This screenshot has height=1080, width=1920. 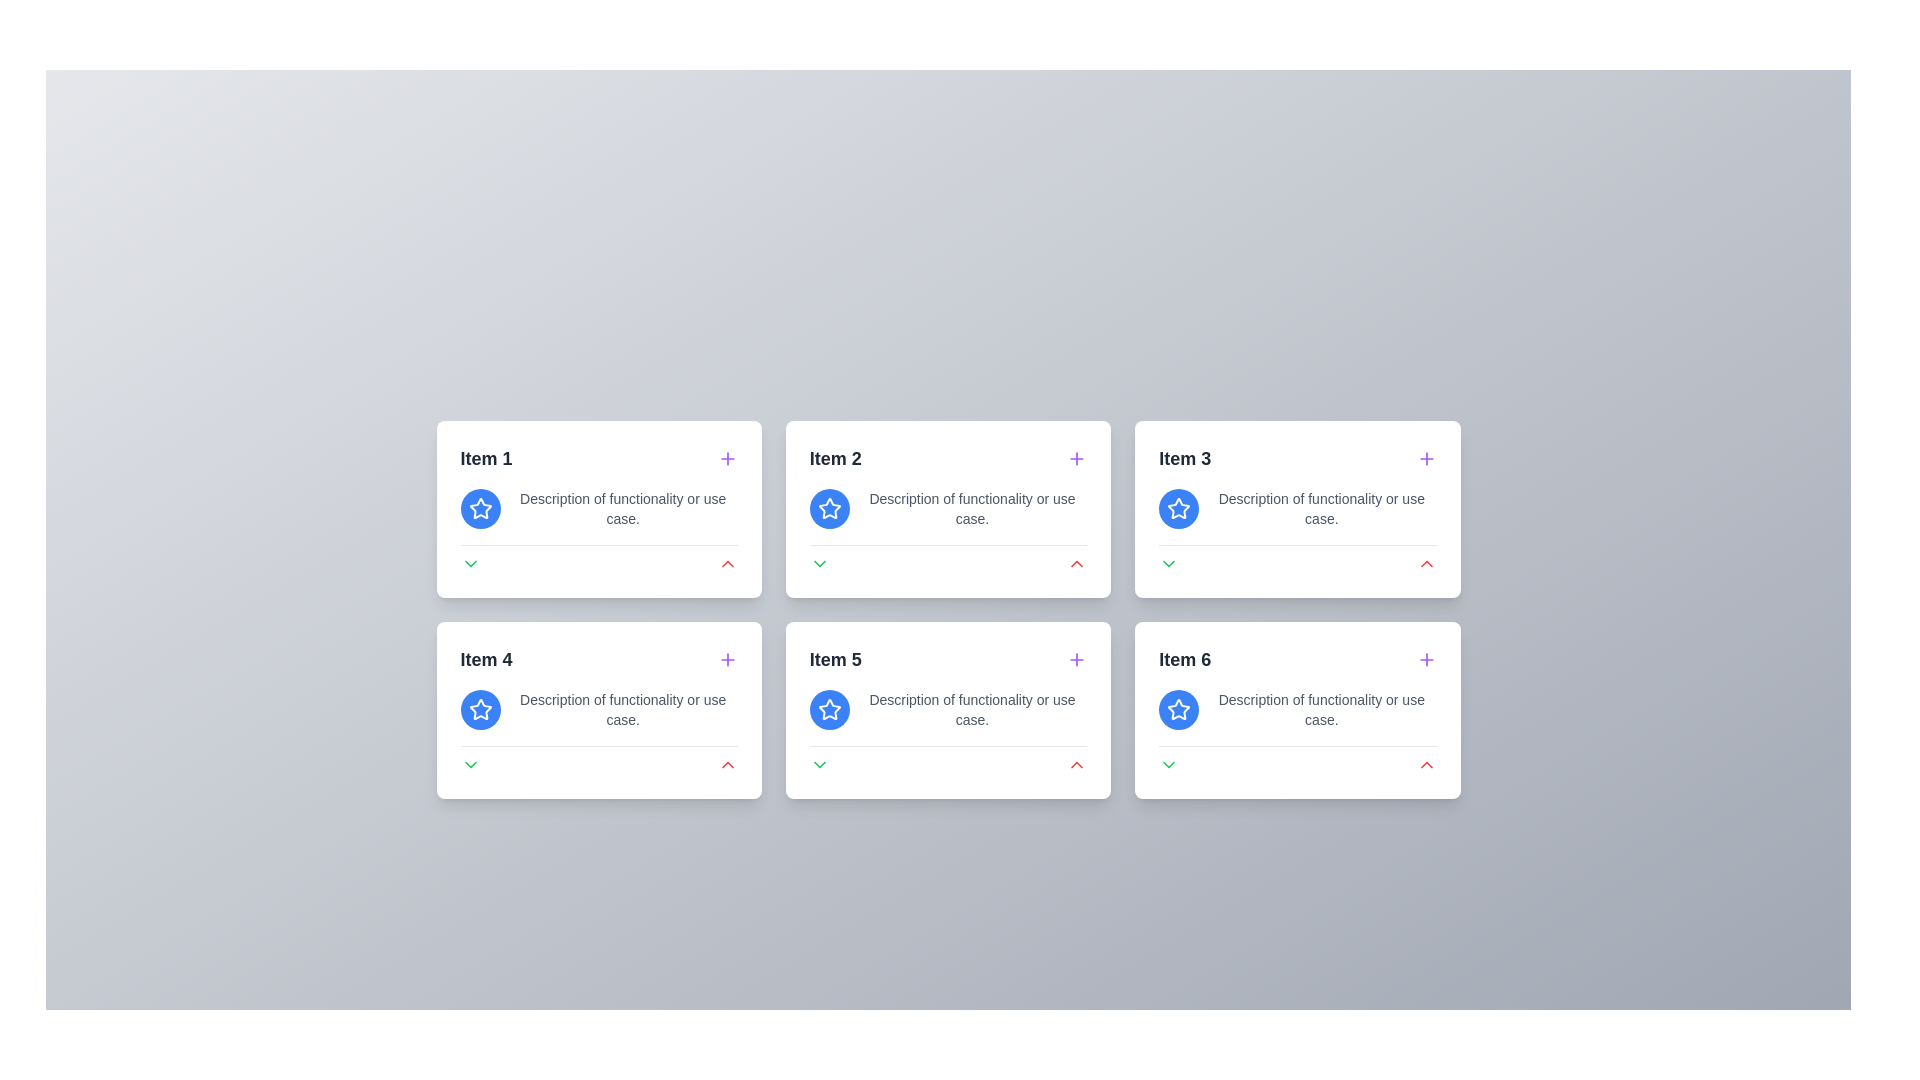 What do you see at coordinates (1076, 764) in the screenshot?
I see `the red upward-pointing chevron icon located at the bottom-right corner of the Item 6 card` at bounding box center [1076, 764].